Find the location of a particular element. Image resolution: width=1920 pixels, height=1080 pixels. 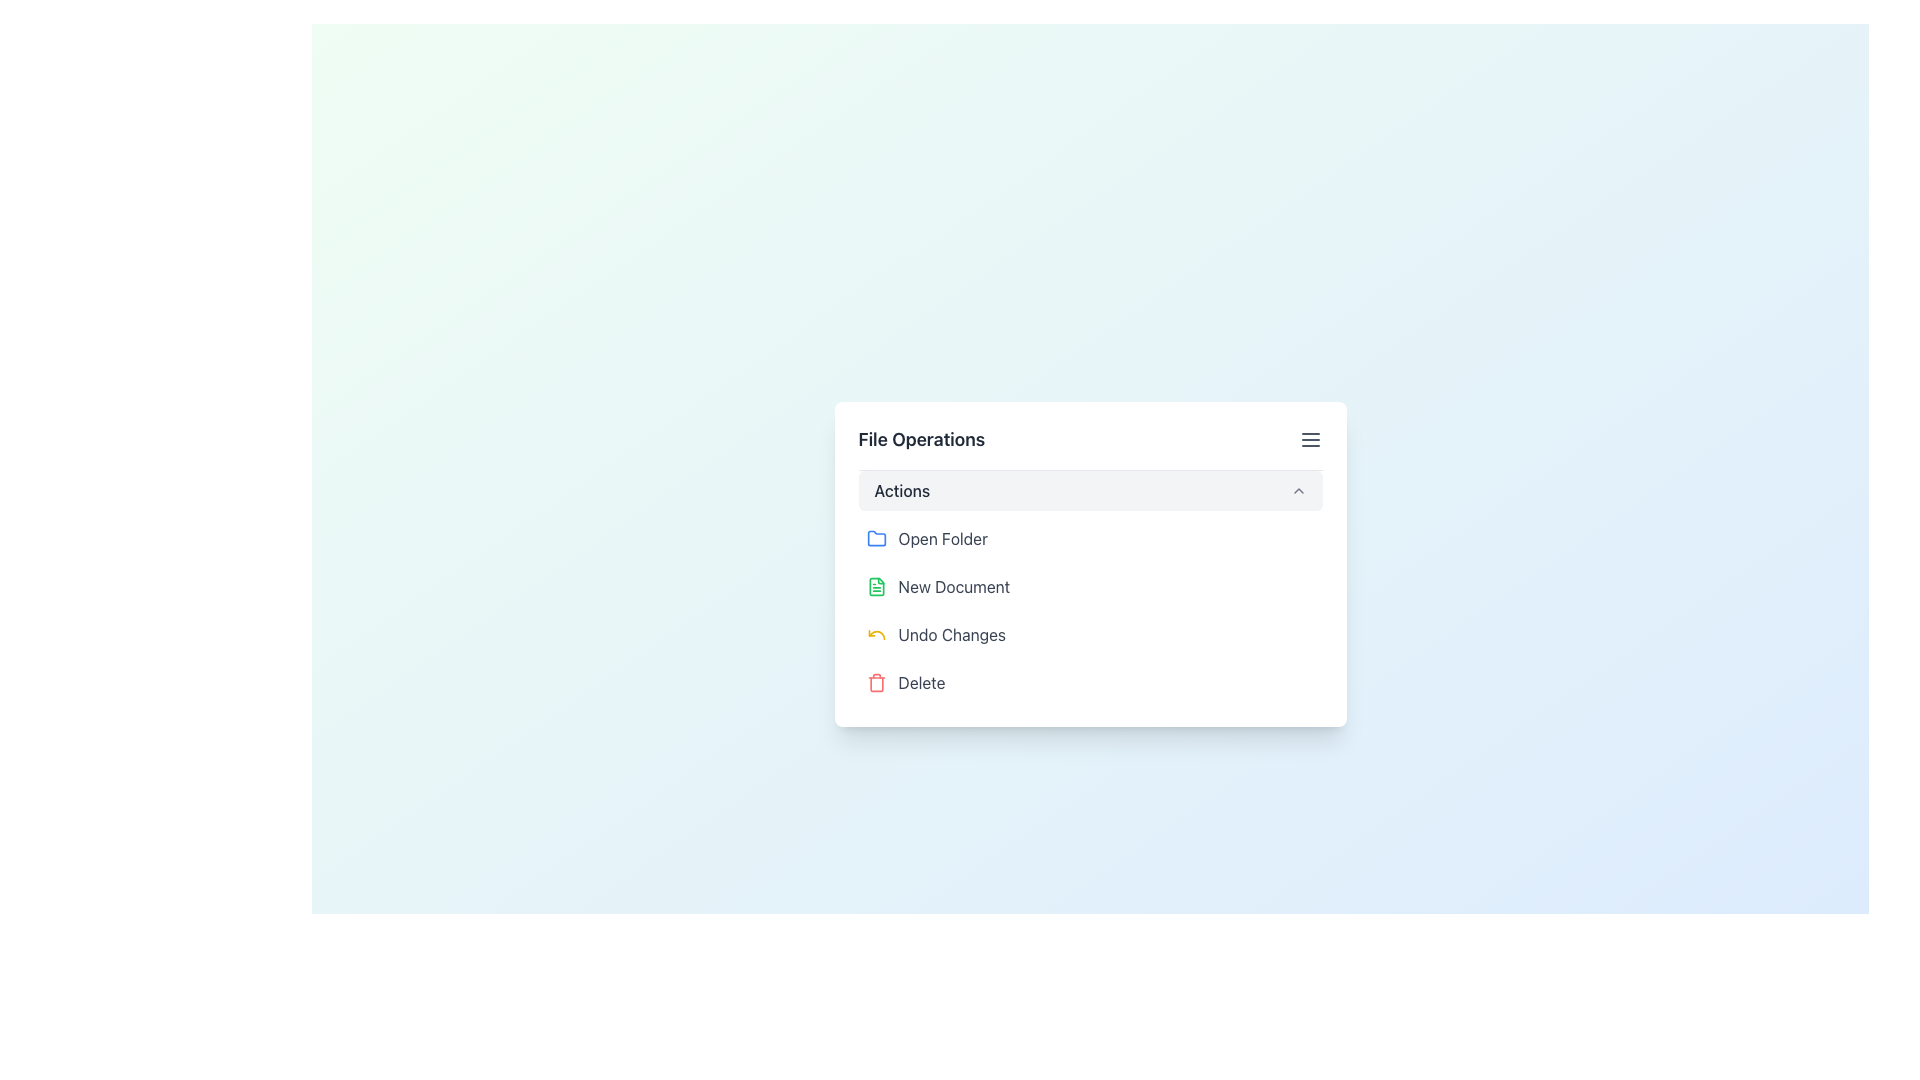

the green file document icon located in the second position under 'Actions' in the 'File Operations' menu is located at coordinates (876, 585).